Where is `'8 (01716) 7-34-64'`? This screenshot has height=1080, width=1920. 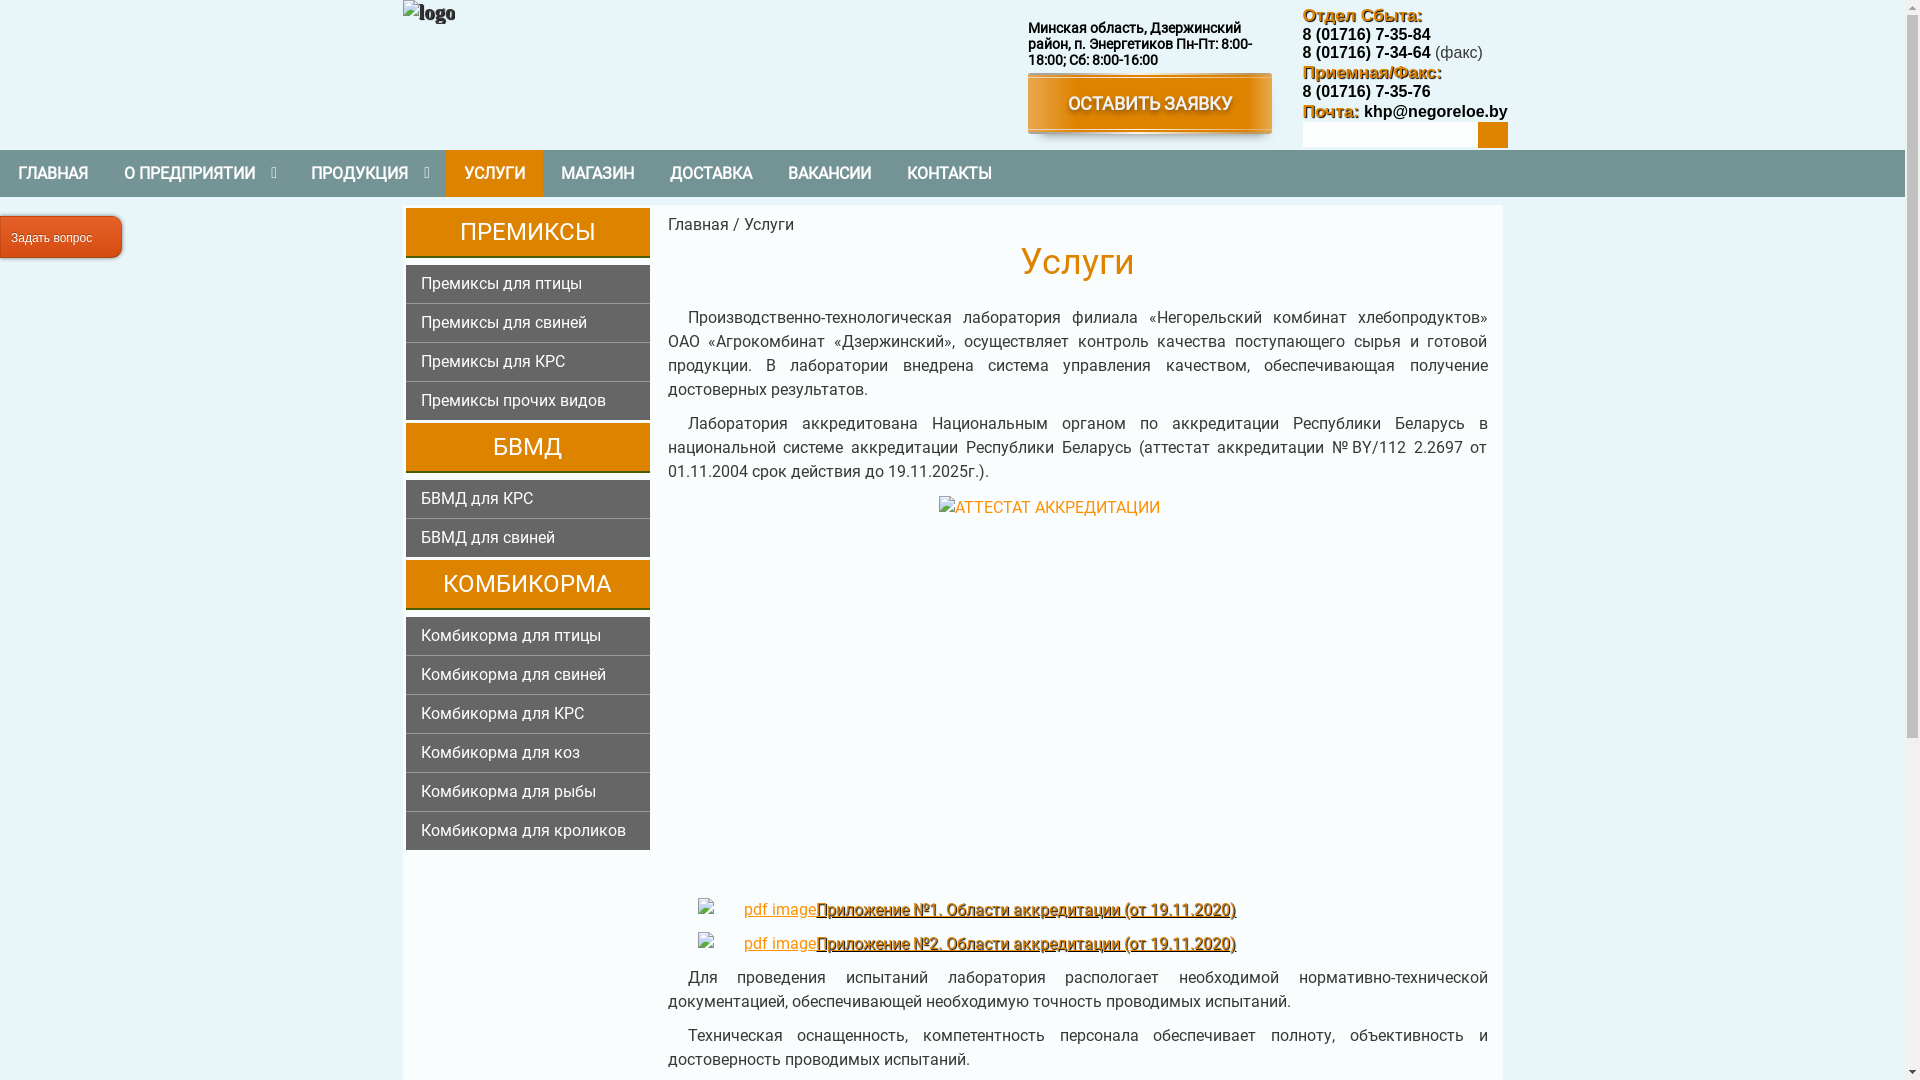
'8 (01716) 7-34-64' is located at coordinates (1365, 51).